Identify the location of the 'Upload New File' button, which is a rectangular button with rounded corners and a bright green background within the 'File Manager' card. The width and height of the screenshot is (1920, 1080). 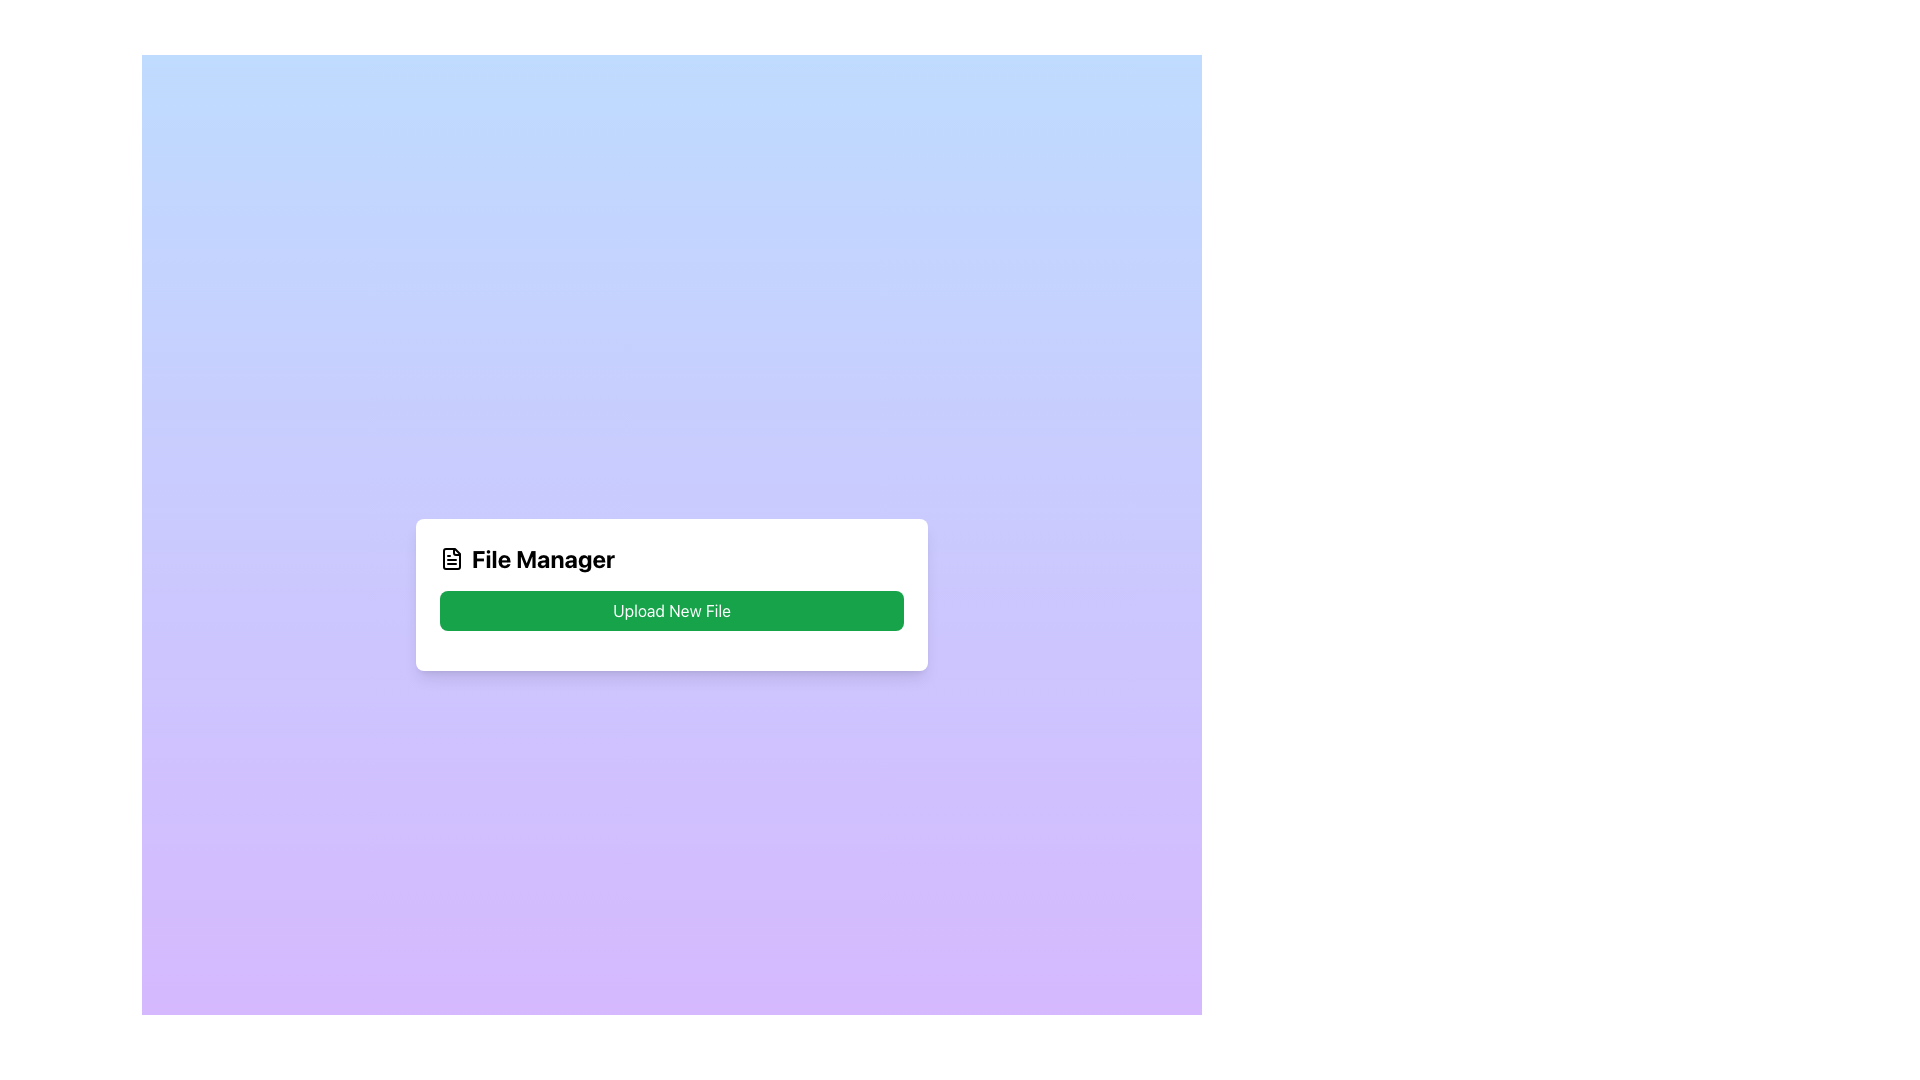
(672, 609).